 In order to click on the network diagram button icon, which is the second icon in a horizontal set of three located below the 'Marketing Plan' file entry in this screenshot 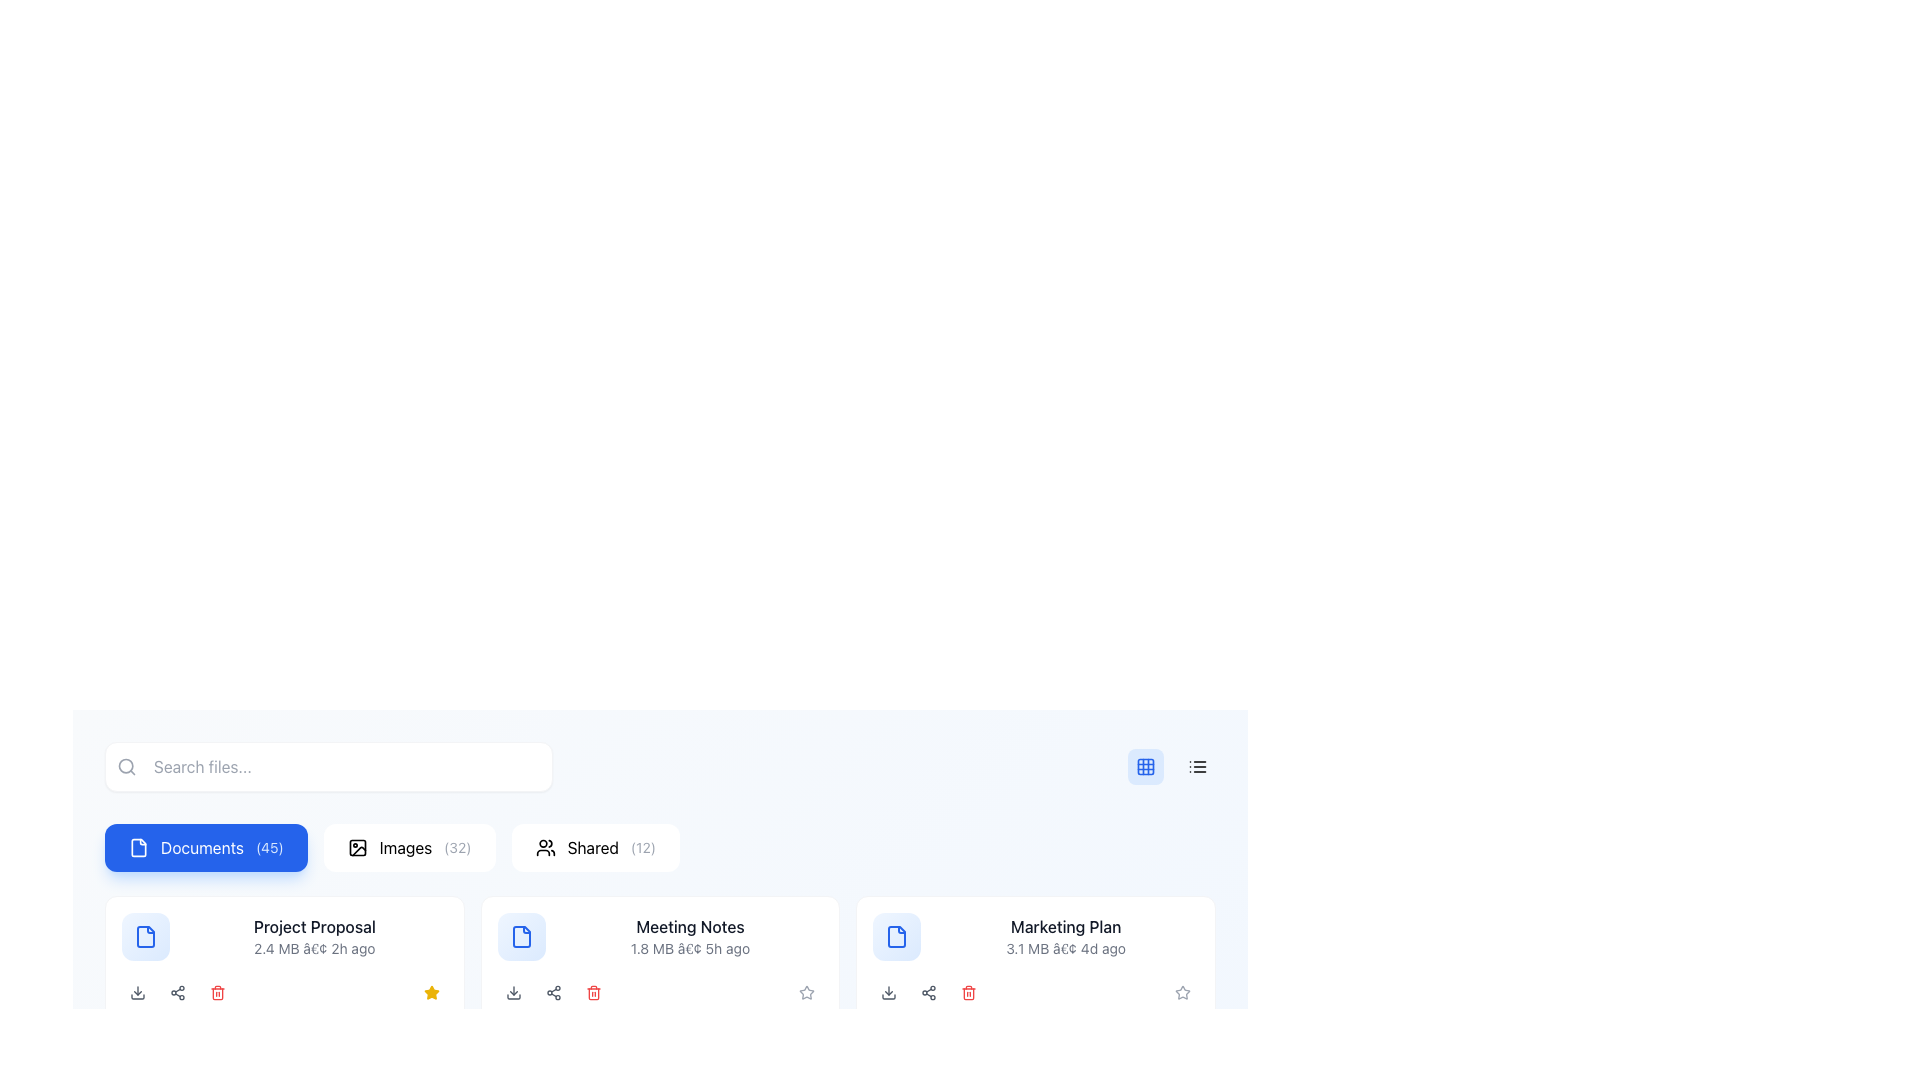, I will do `click(928, 992)`.